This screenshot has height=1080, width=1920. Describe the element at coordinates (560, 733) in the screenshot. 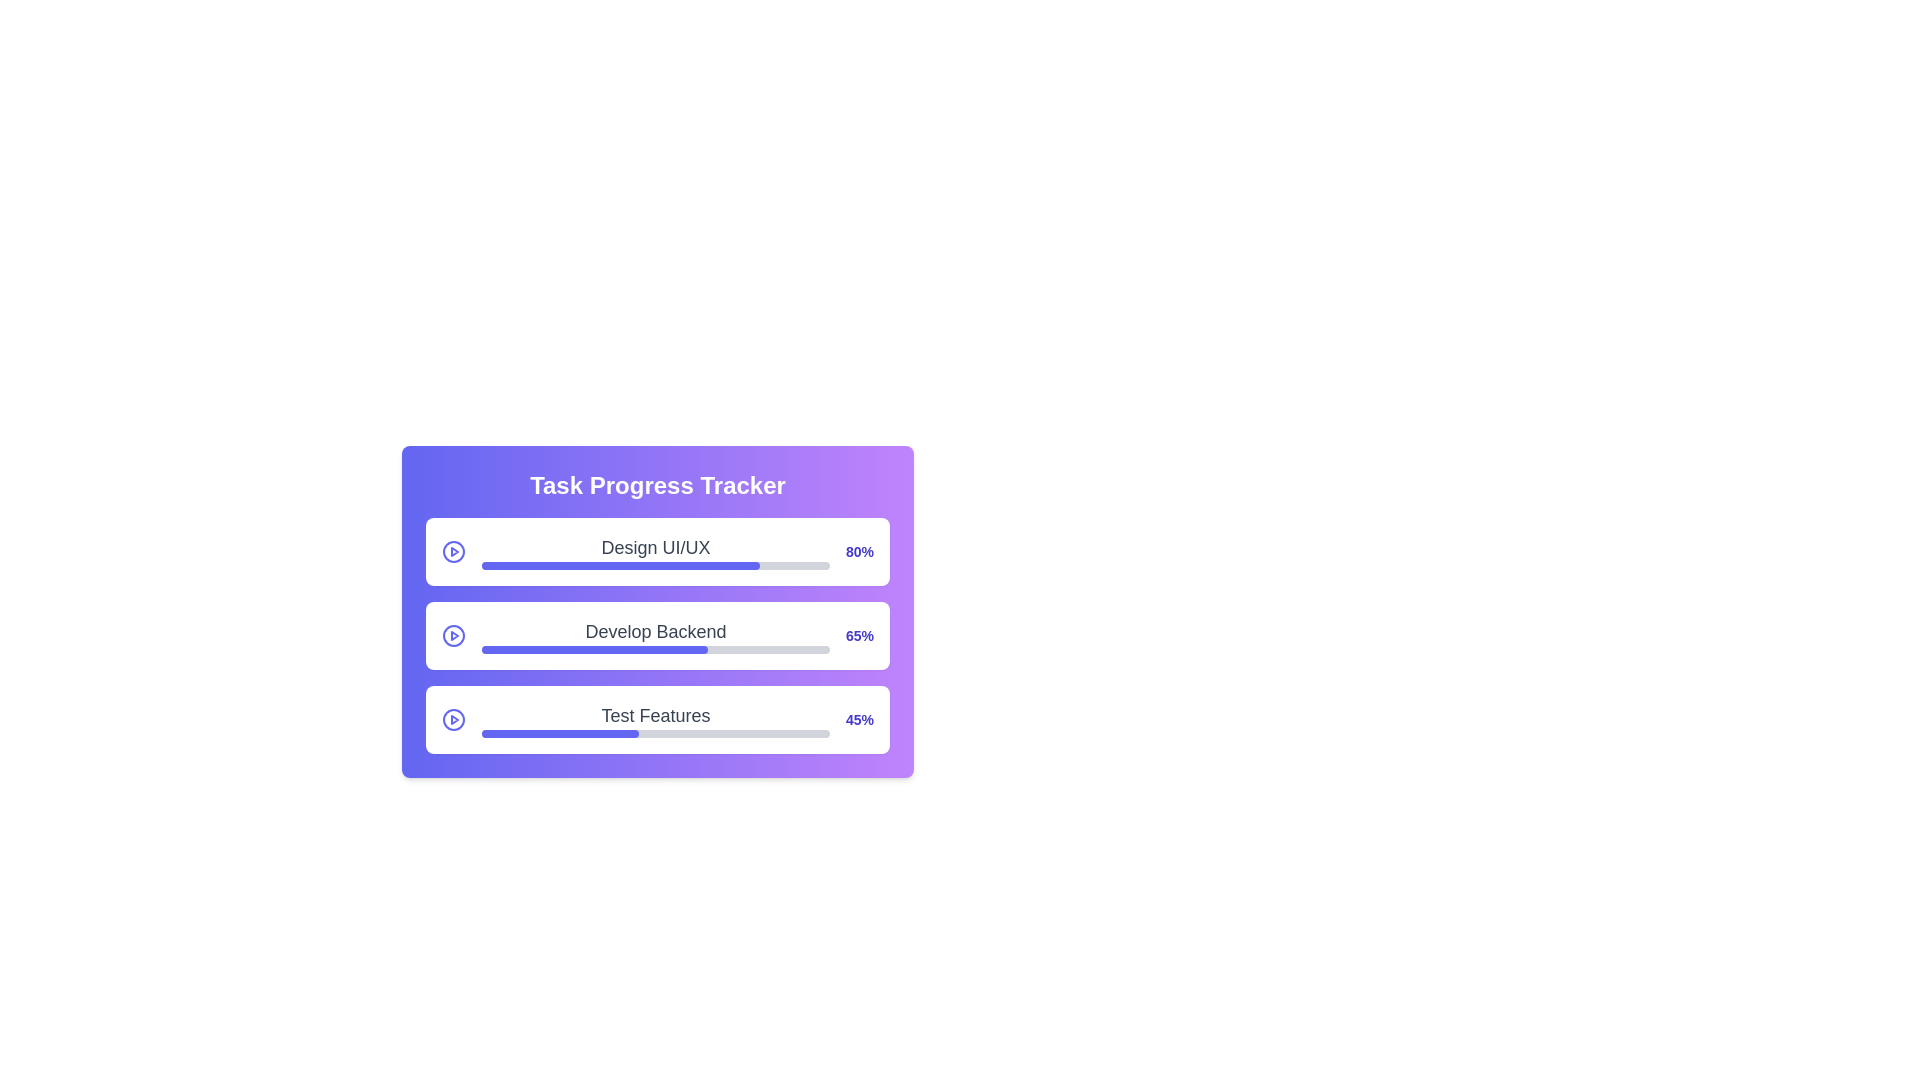

I see `the completed portion of the third progress bar segment, which visually indicates a progress value of 45% and is located below the 'Test Features' label` at that location.